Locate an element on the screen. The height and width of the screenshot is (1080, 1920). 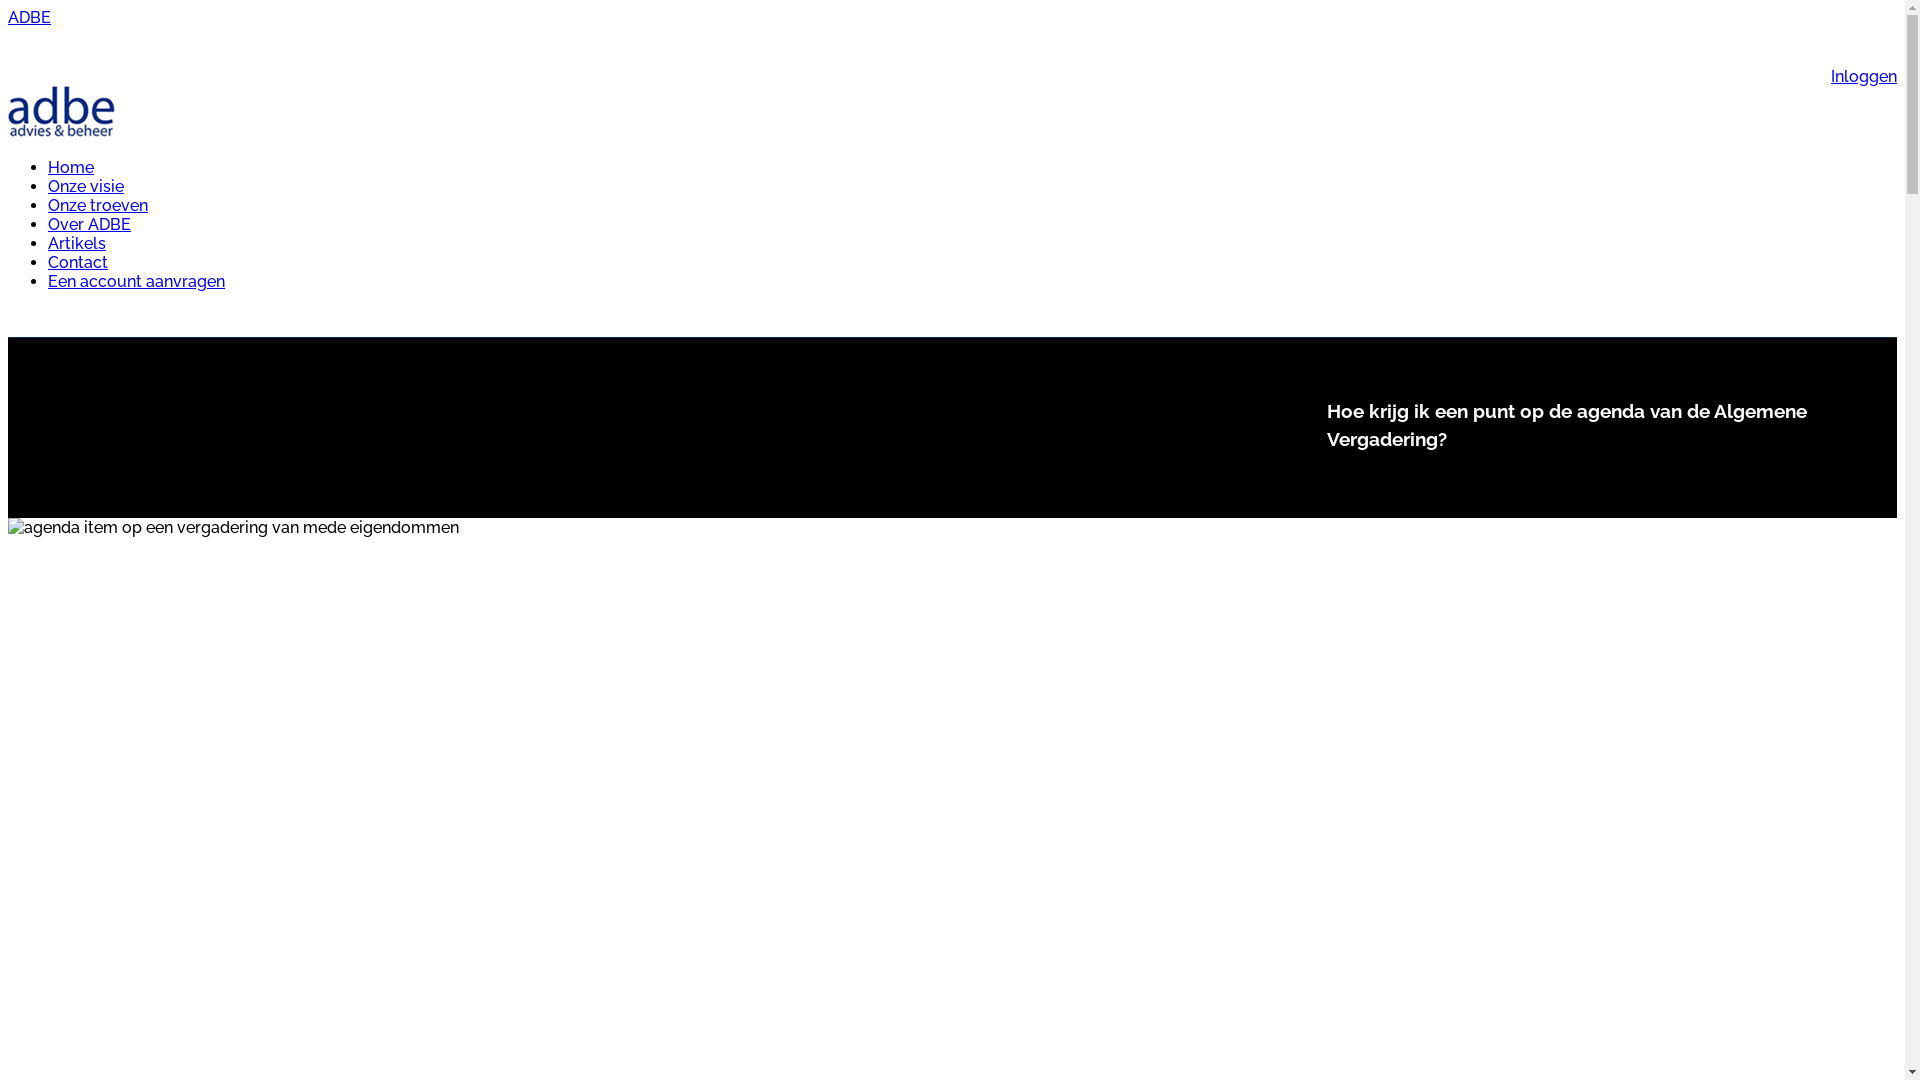
'ADBE' is located at coordinates (29, 17).